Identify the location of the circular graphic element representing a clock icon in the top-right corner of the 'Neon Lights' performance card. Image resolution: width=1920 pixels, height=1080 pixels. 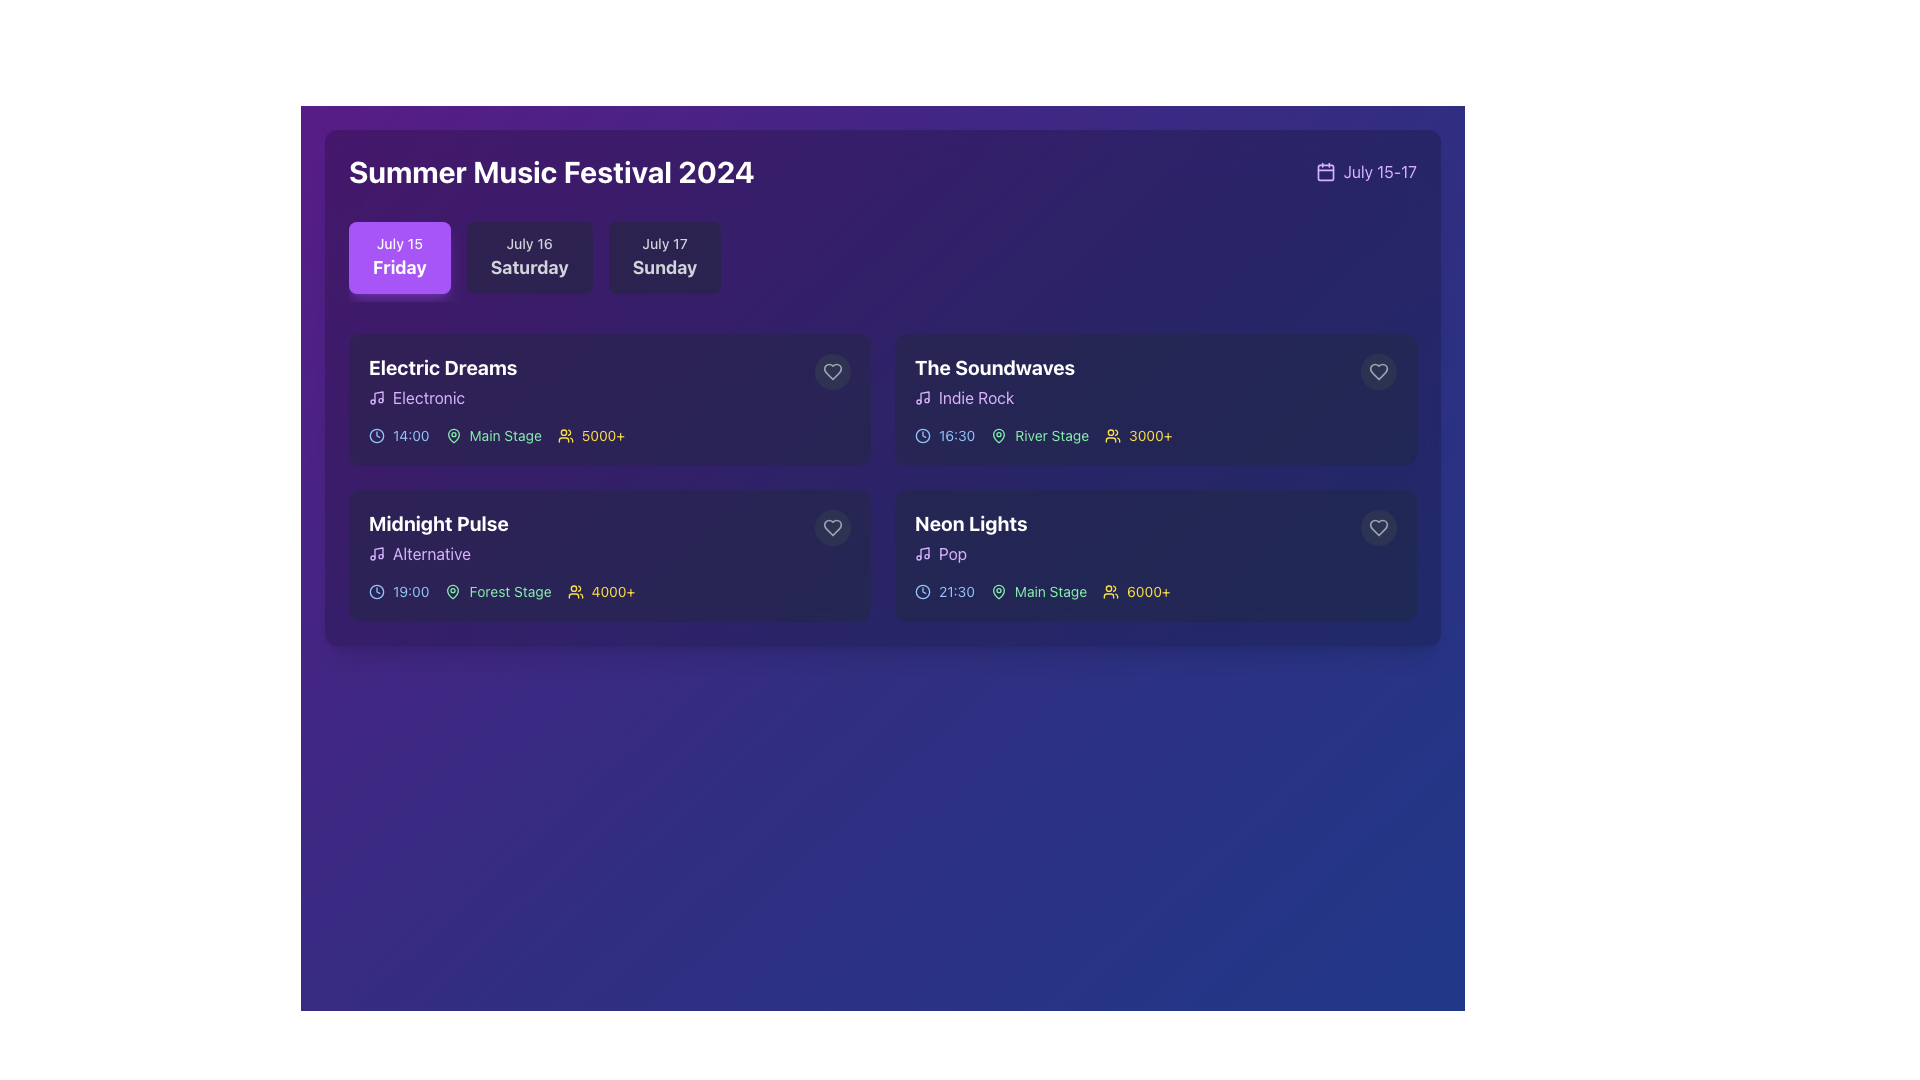
(921, 590).